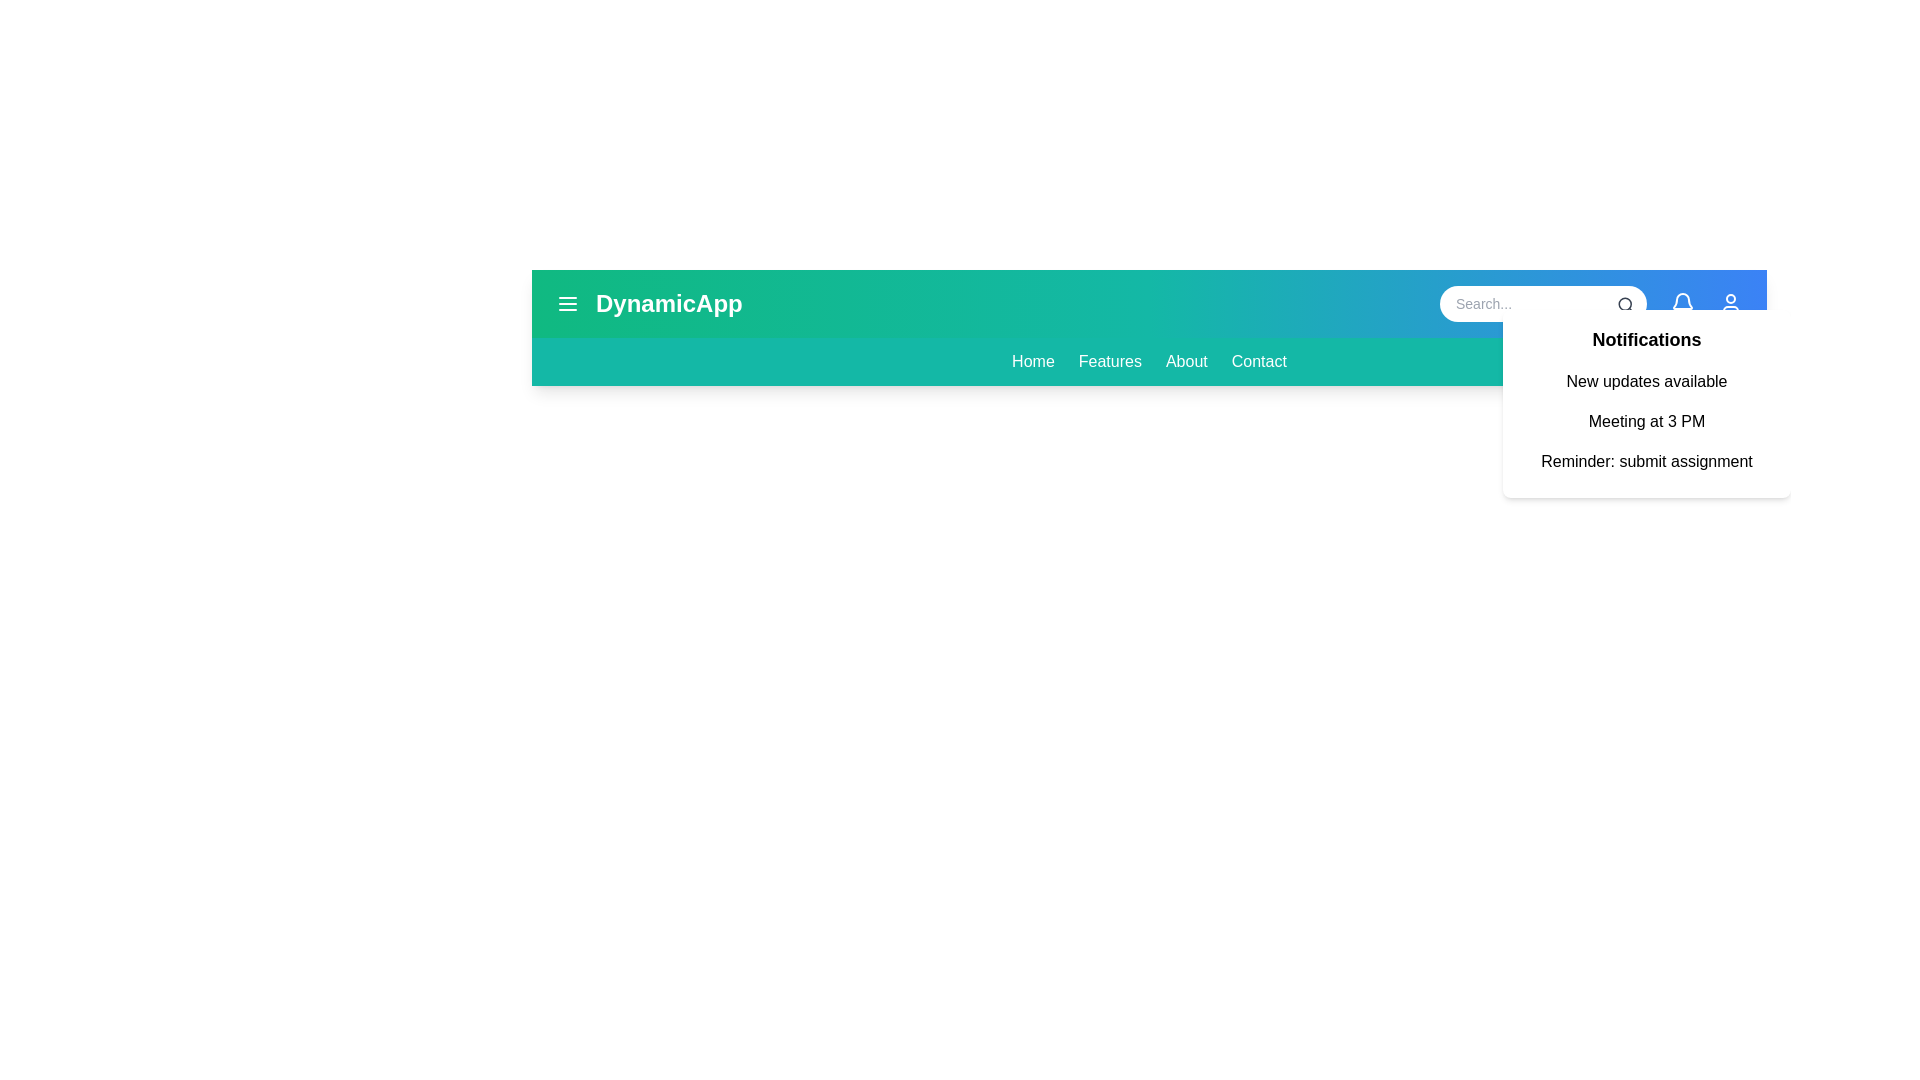 The height and width of the screenshot is (1080, 1920). Describe the element at coordinates (1186, 362) in the screenshot. I see `the navigation menu item 'About' to navigate to the respective section` at that location.